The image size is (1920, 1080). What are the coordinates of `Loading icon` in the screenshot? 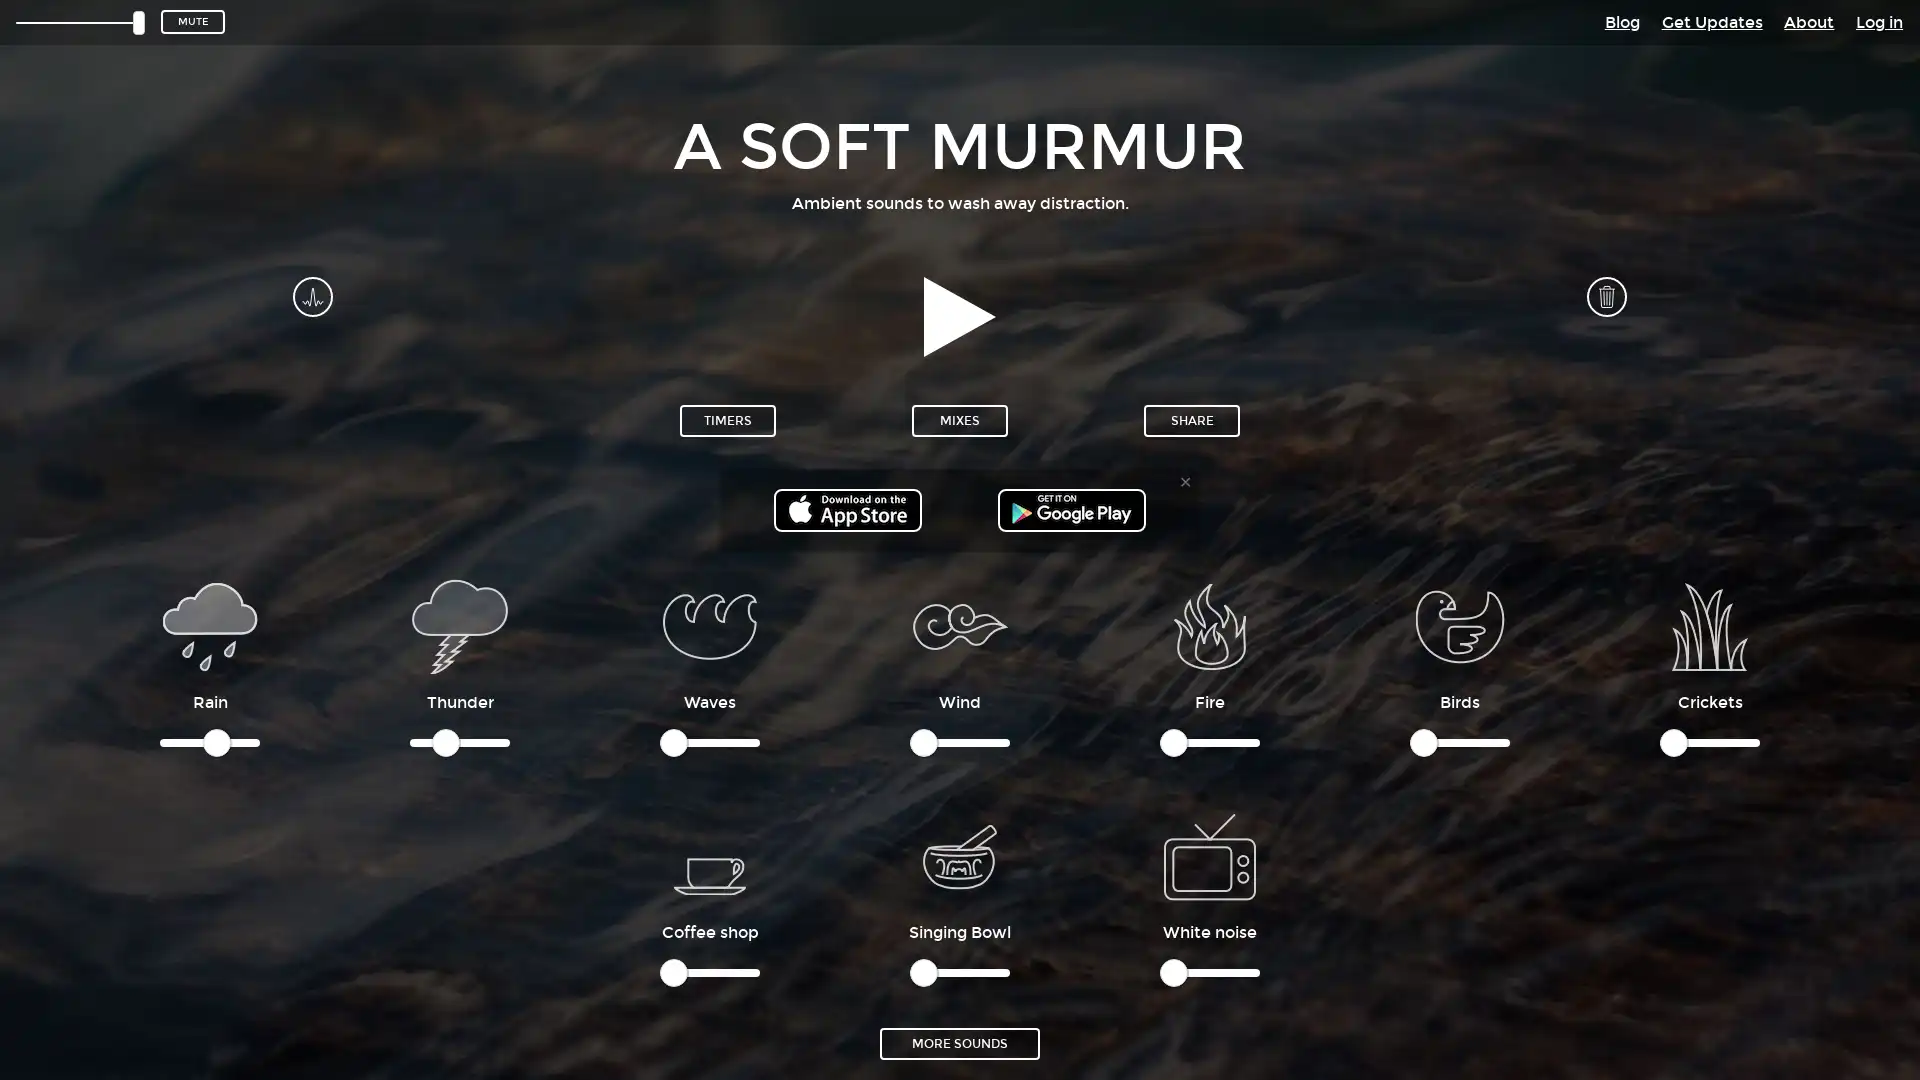 It's located at (960, 855).